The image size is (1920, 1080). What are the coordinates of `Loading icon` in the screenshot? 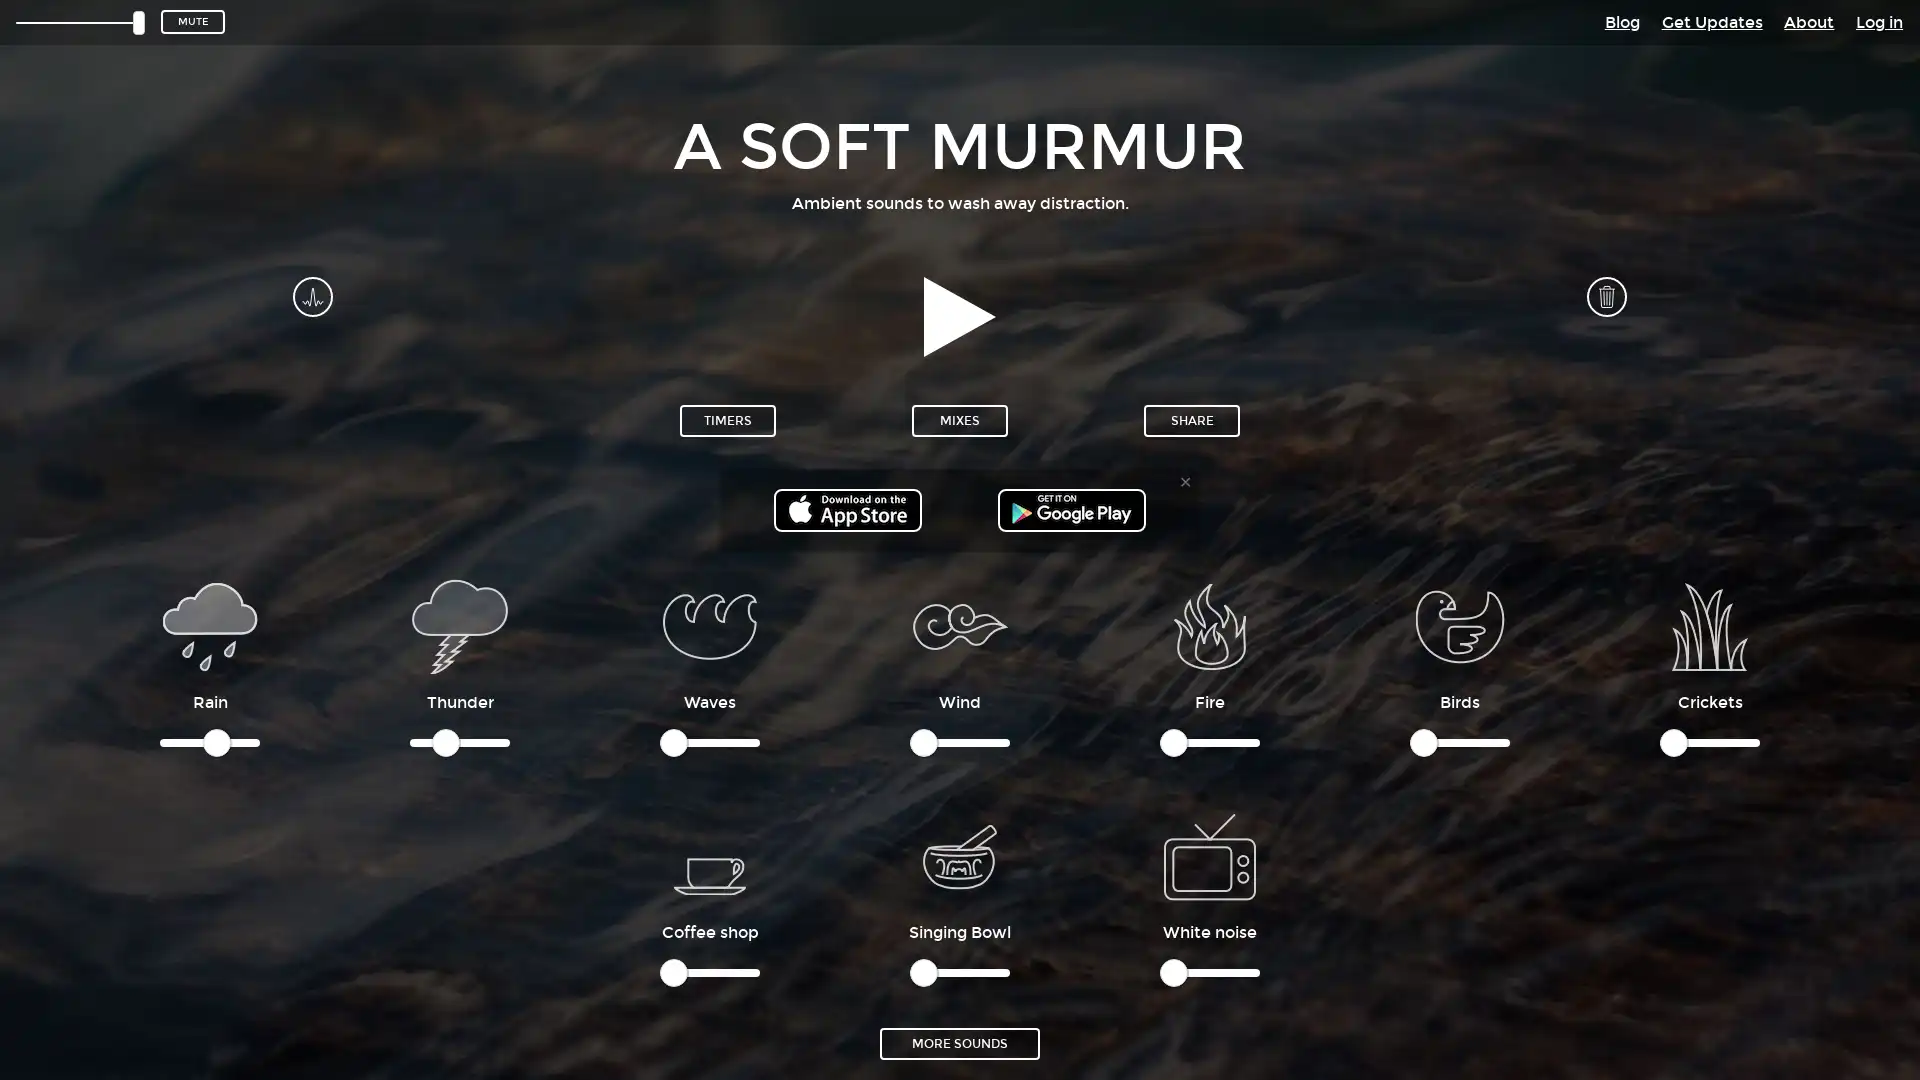 It's located at (960, 855).